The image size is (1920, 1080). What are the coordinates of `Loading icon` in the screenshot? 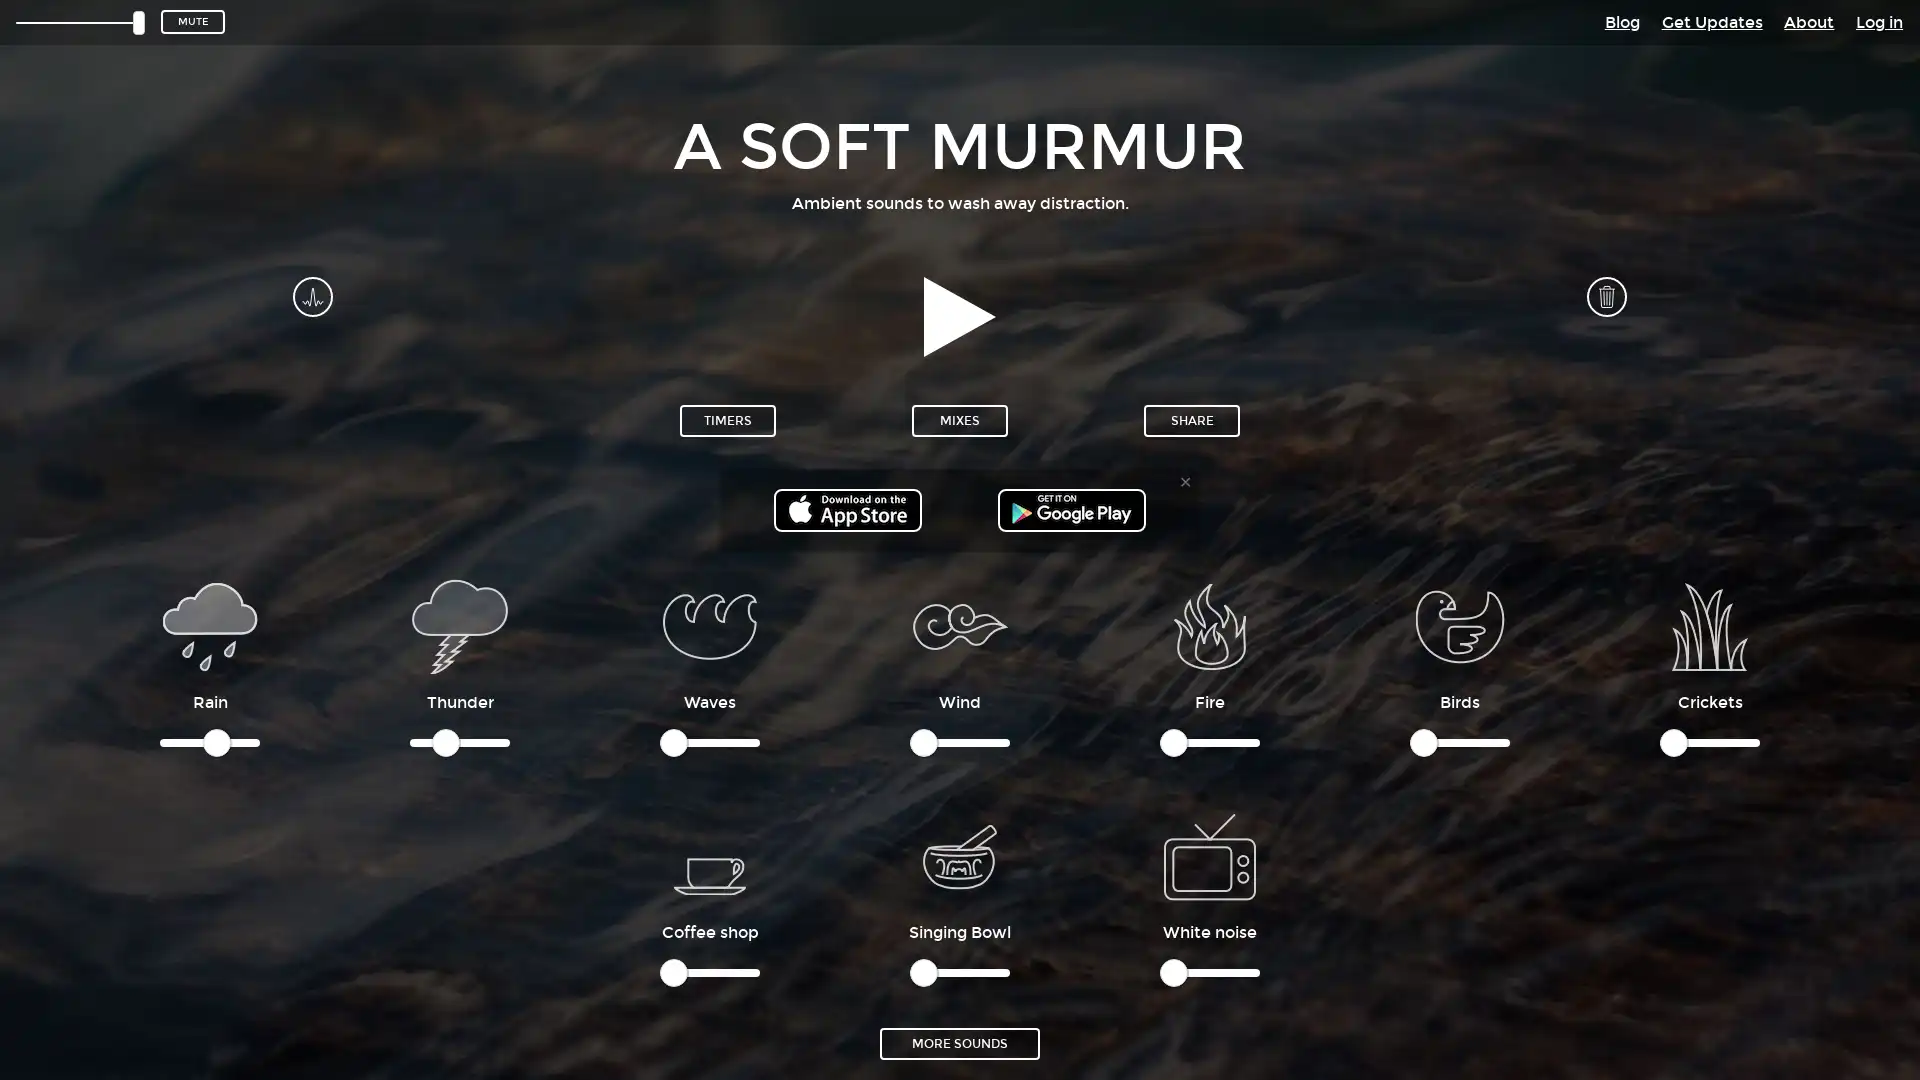 It's located at (960, 855).